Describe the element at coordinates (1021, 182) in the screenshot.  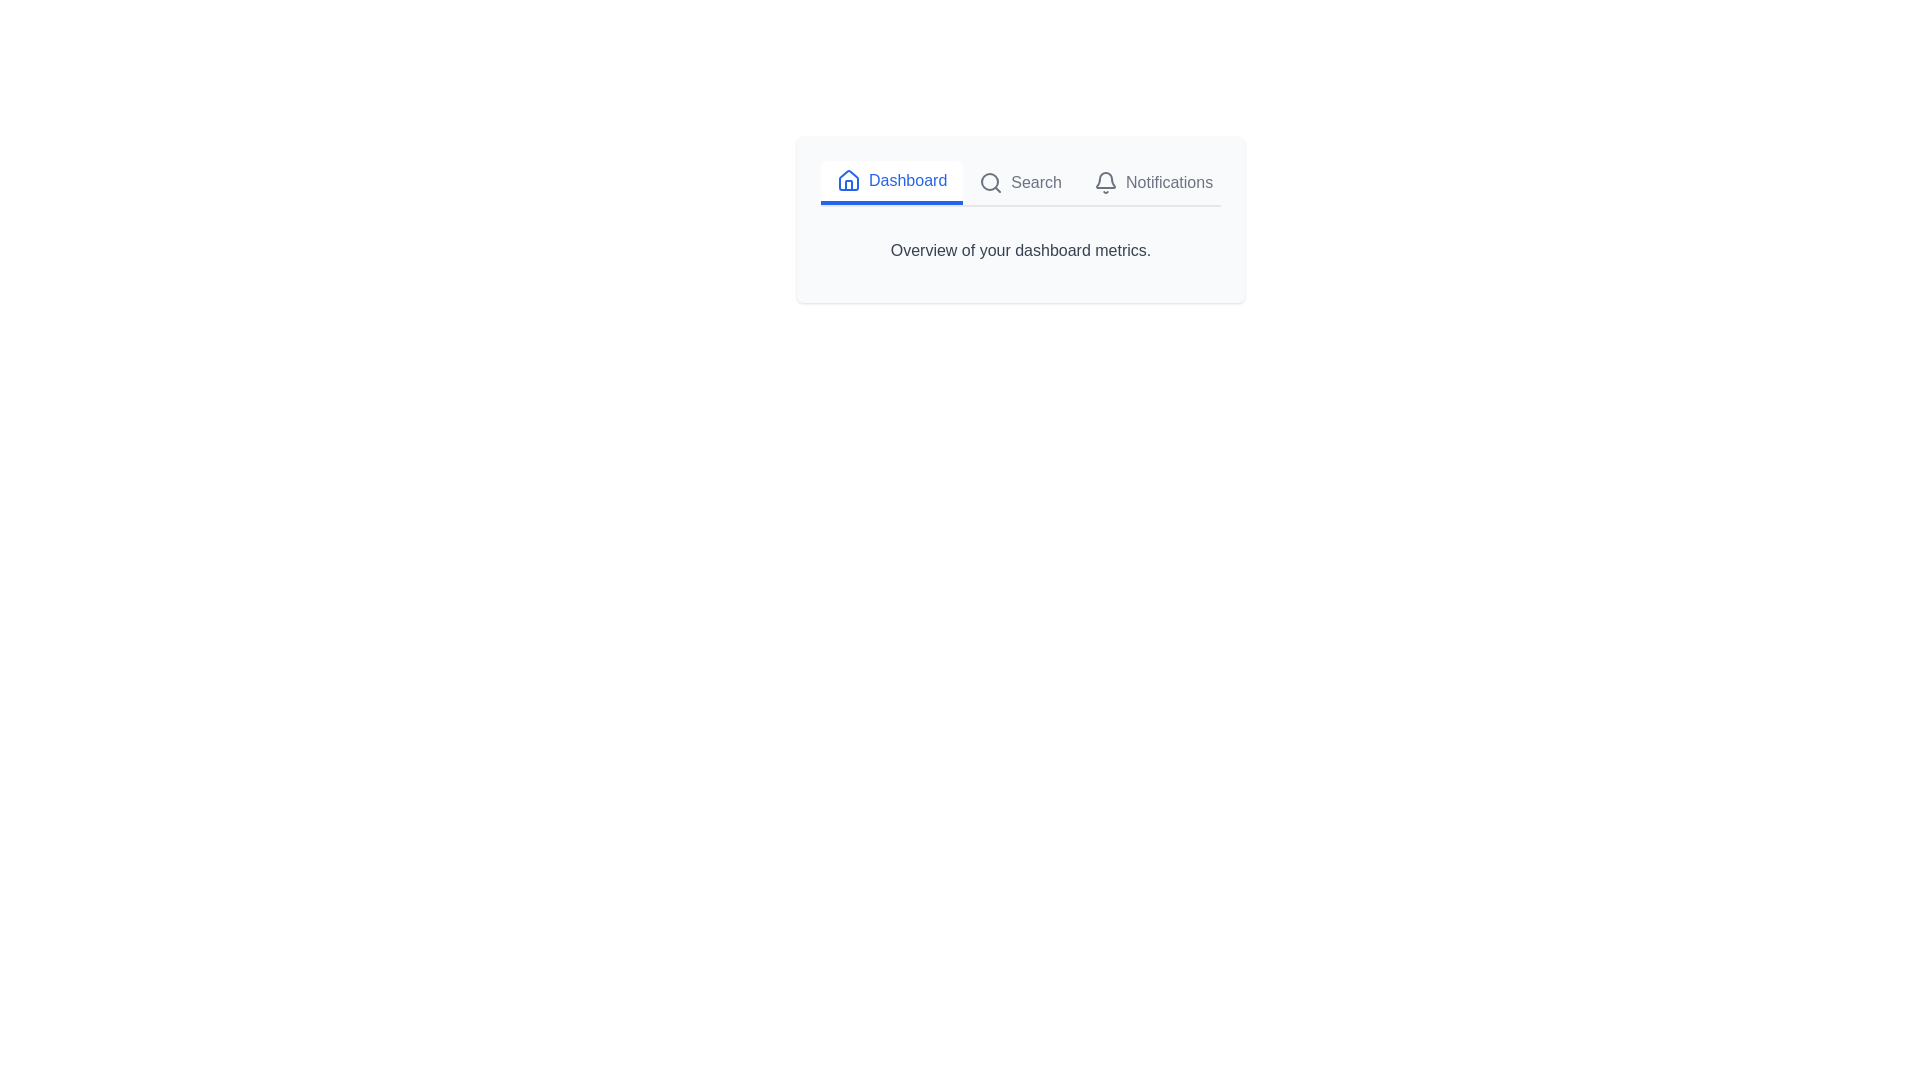
I see `the tab Search to observe the hover effect` at that location.